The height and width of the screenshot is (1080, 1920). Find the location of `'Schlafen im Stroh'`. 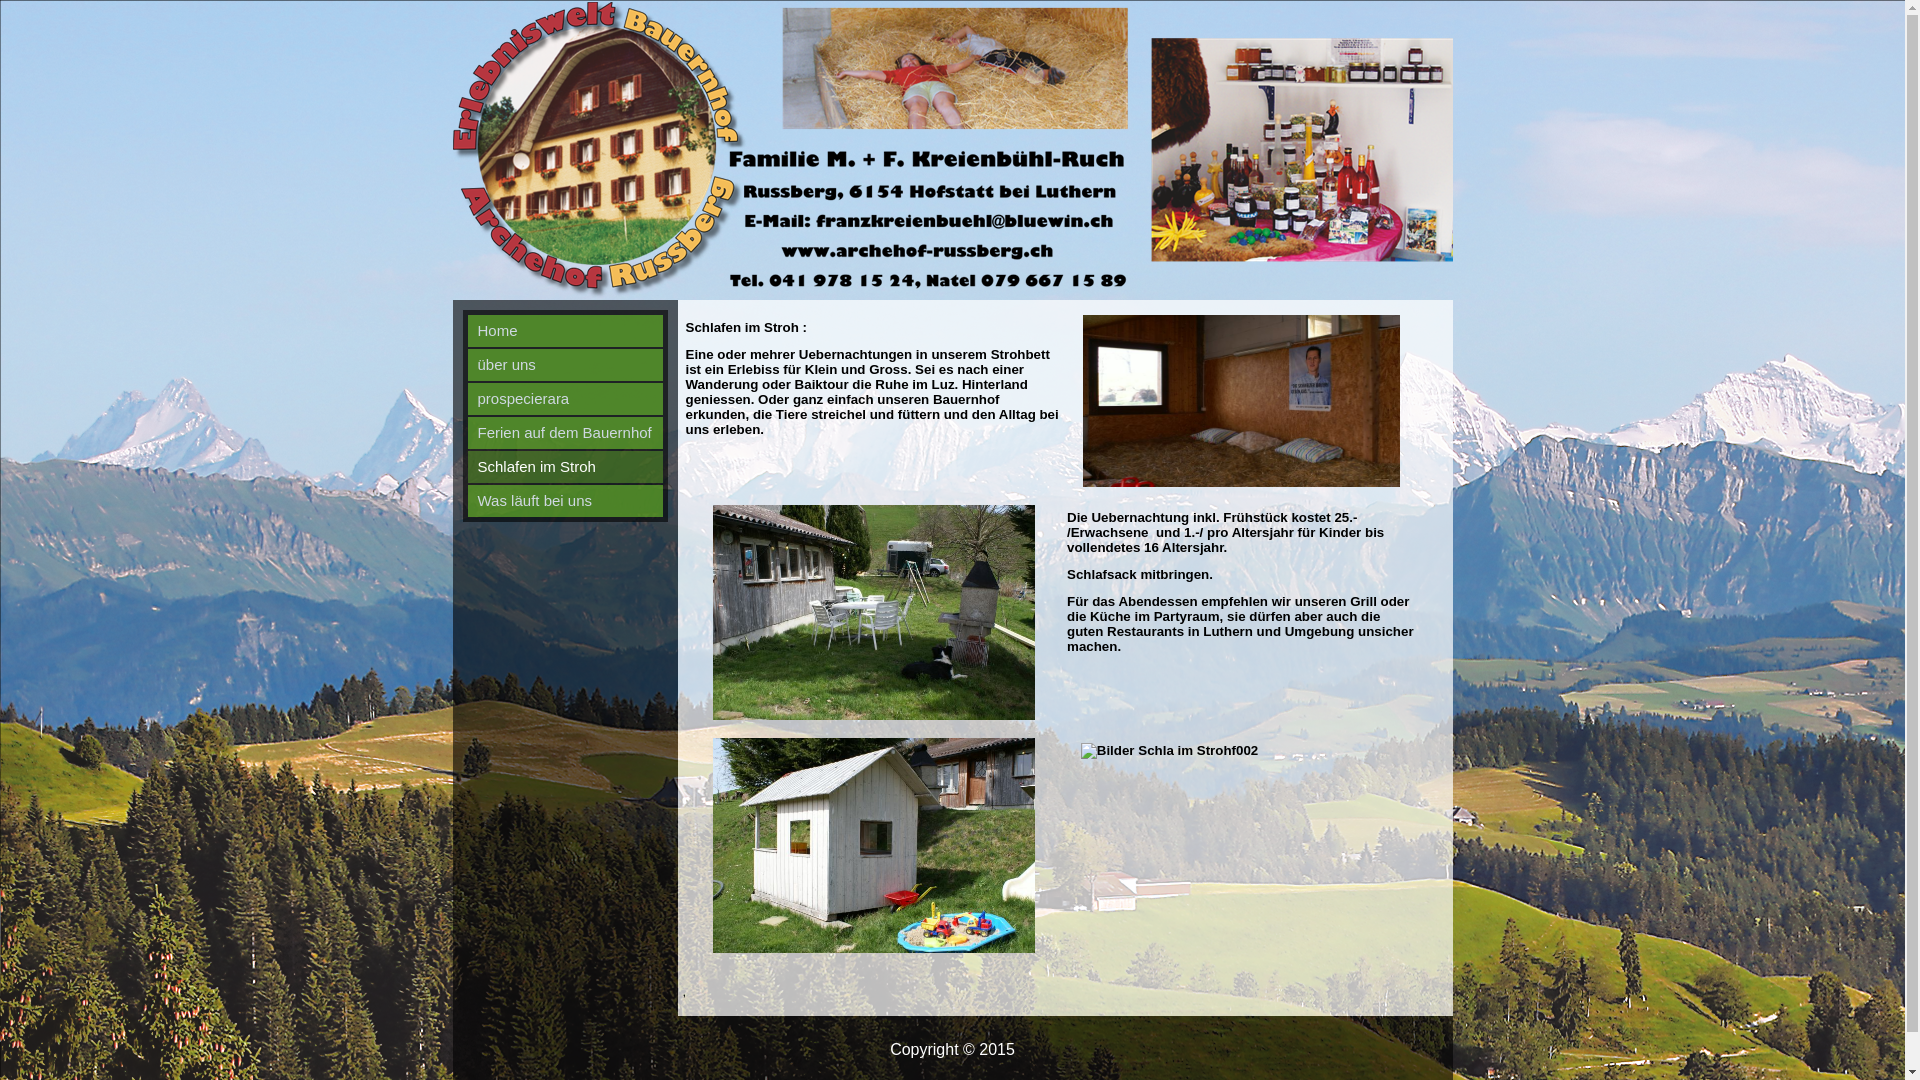

'Schlafen im Stroh' is located at coordinates (466, 466).